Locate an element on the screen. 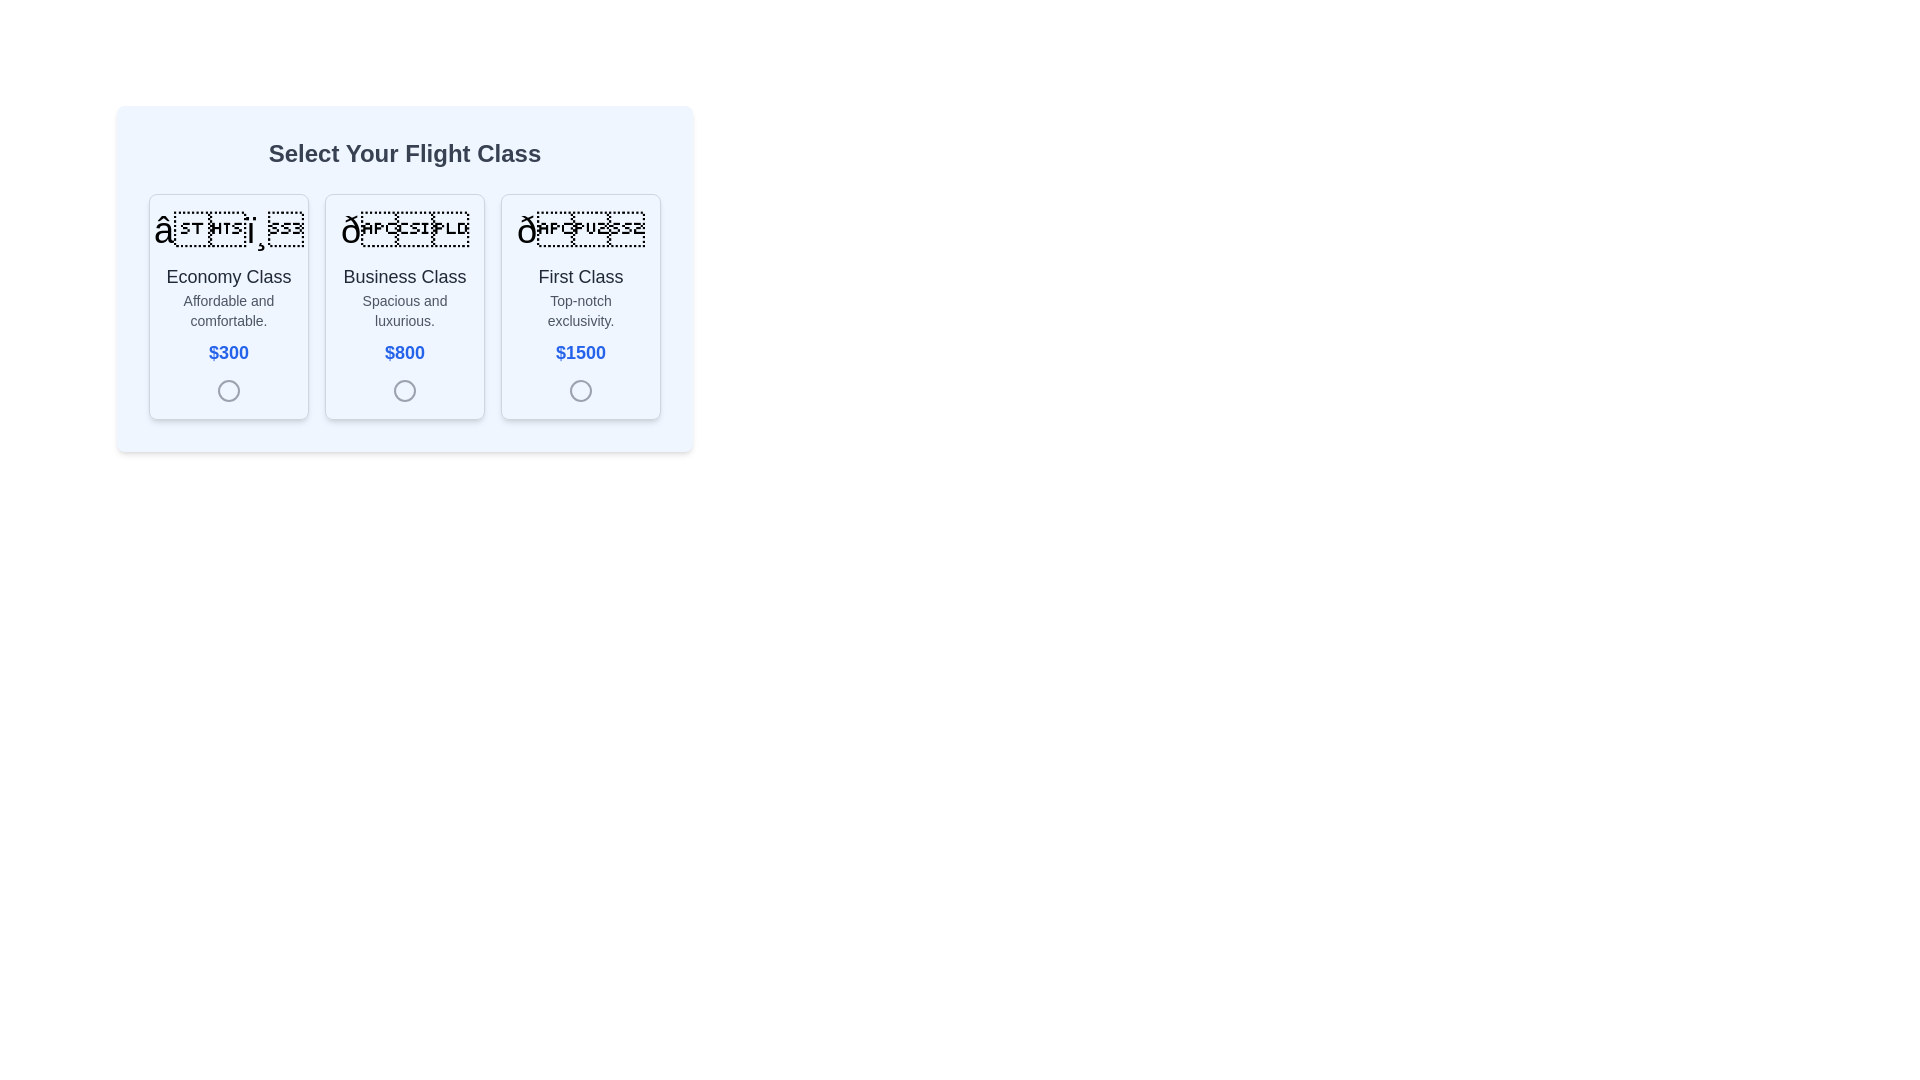  descriptive tagline about the 'Business Class' offering, which is located in the second card below the title 'Business Class' and above the price '$800' is located at coordinates (403, 311).